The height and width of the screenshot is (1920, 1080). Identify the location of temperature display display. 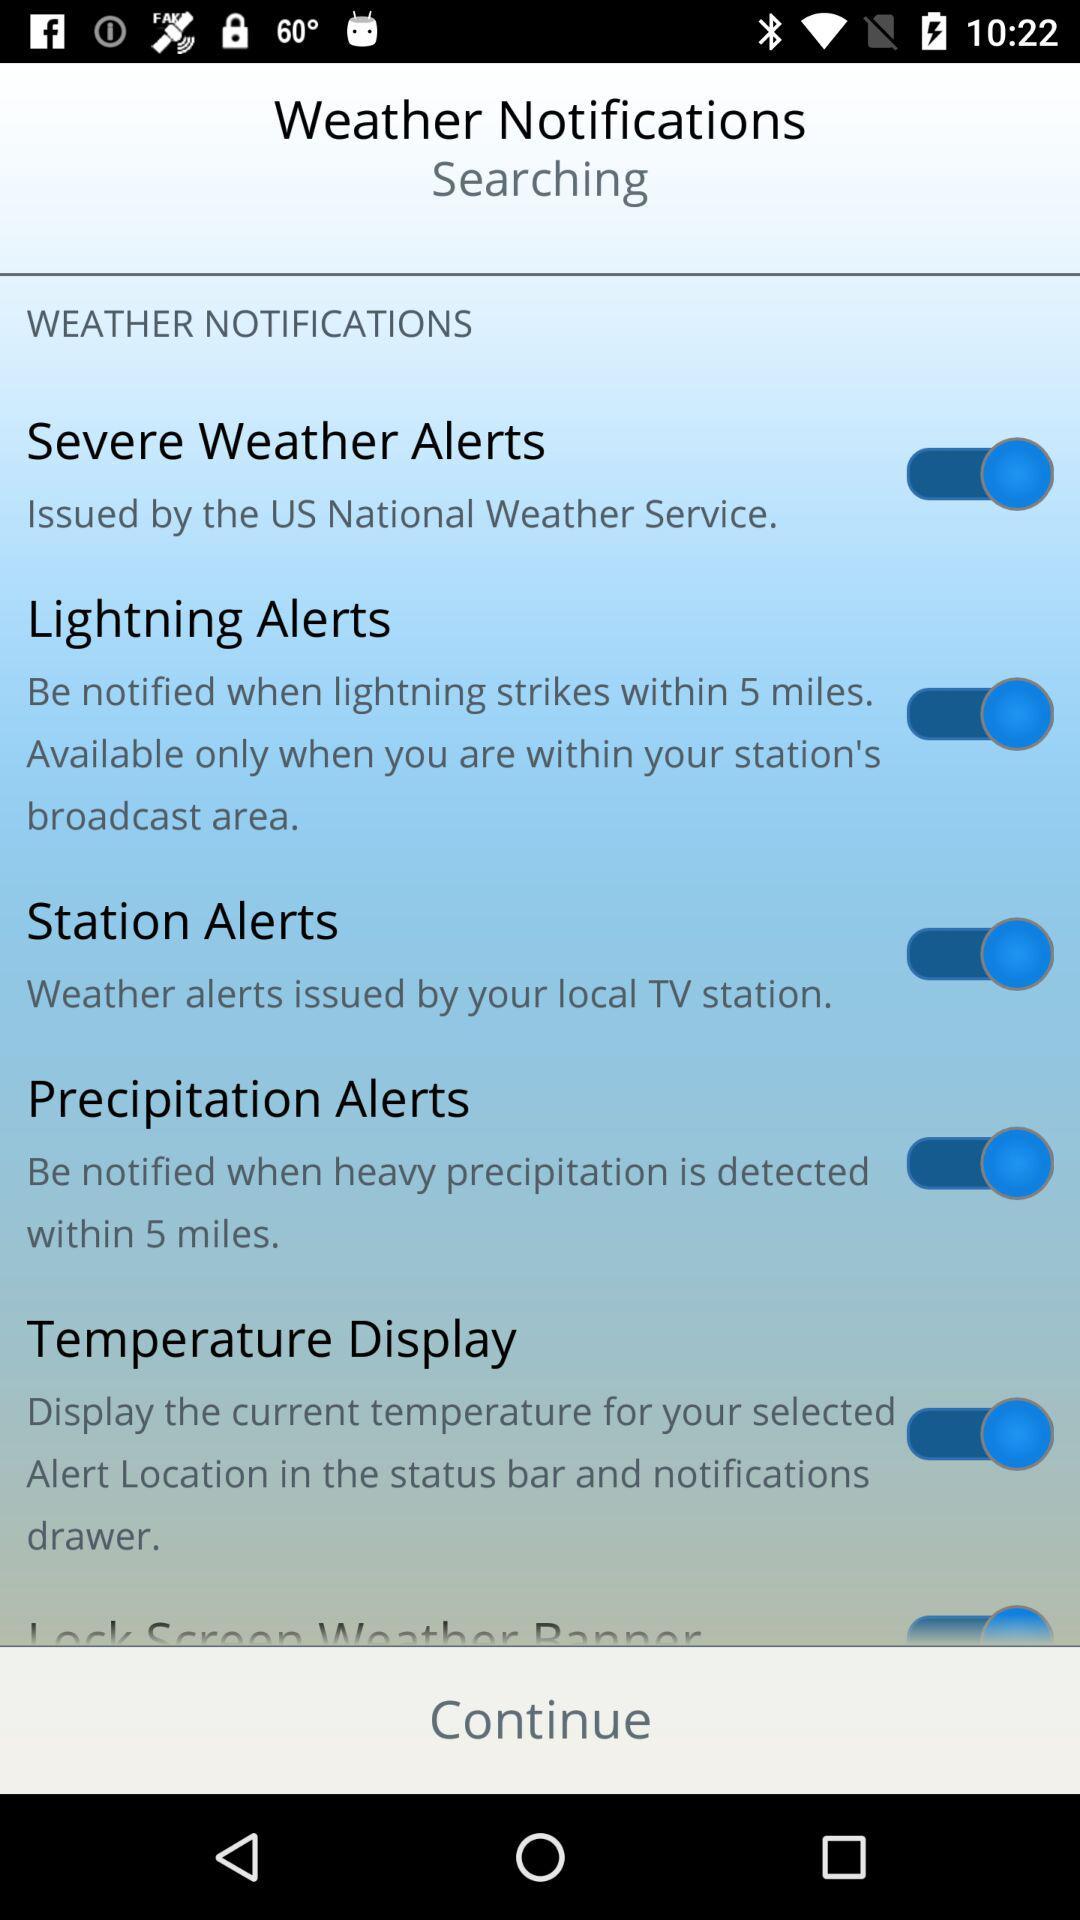
(540, 1433).